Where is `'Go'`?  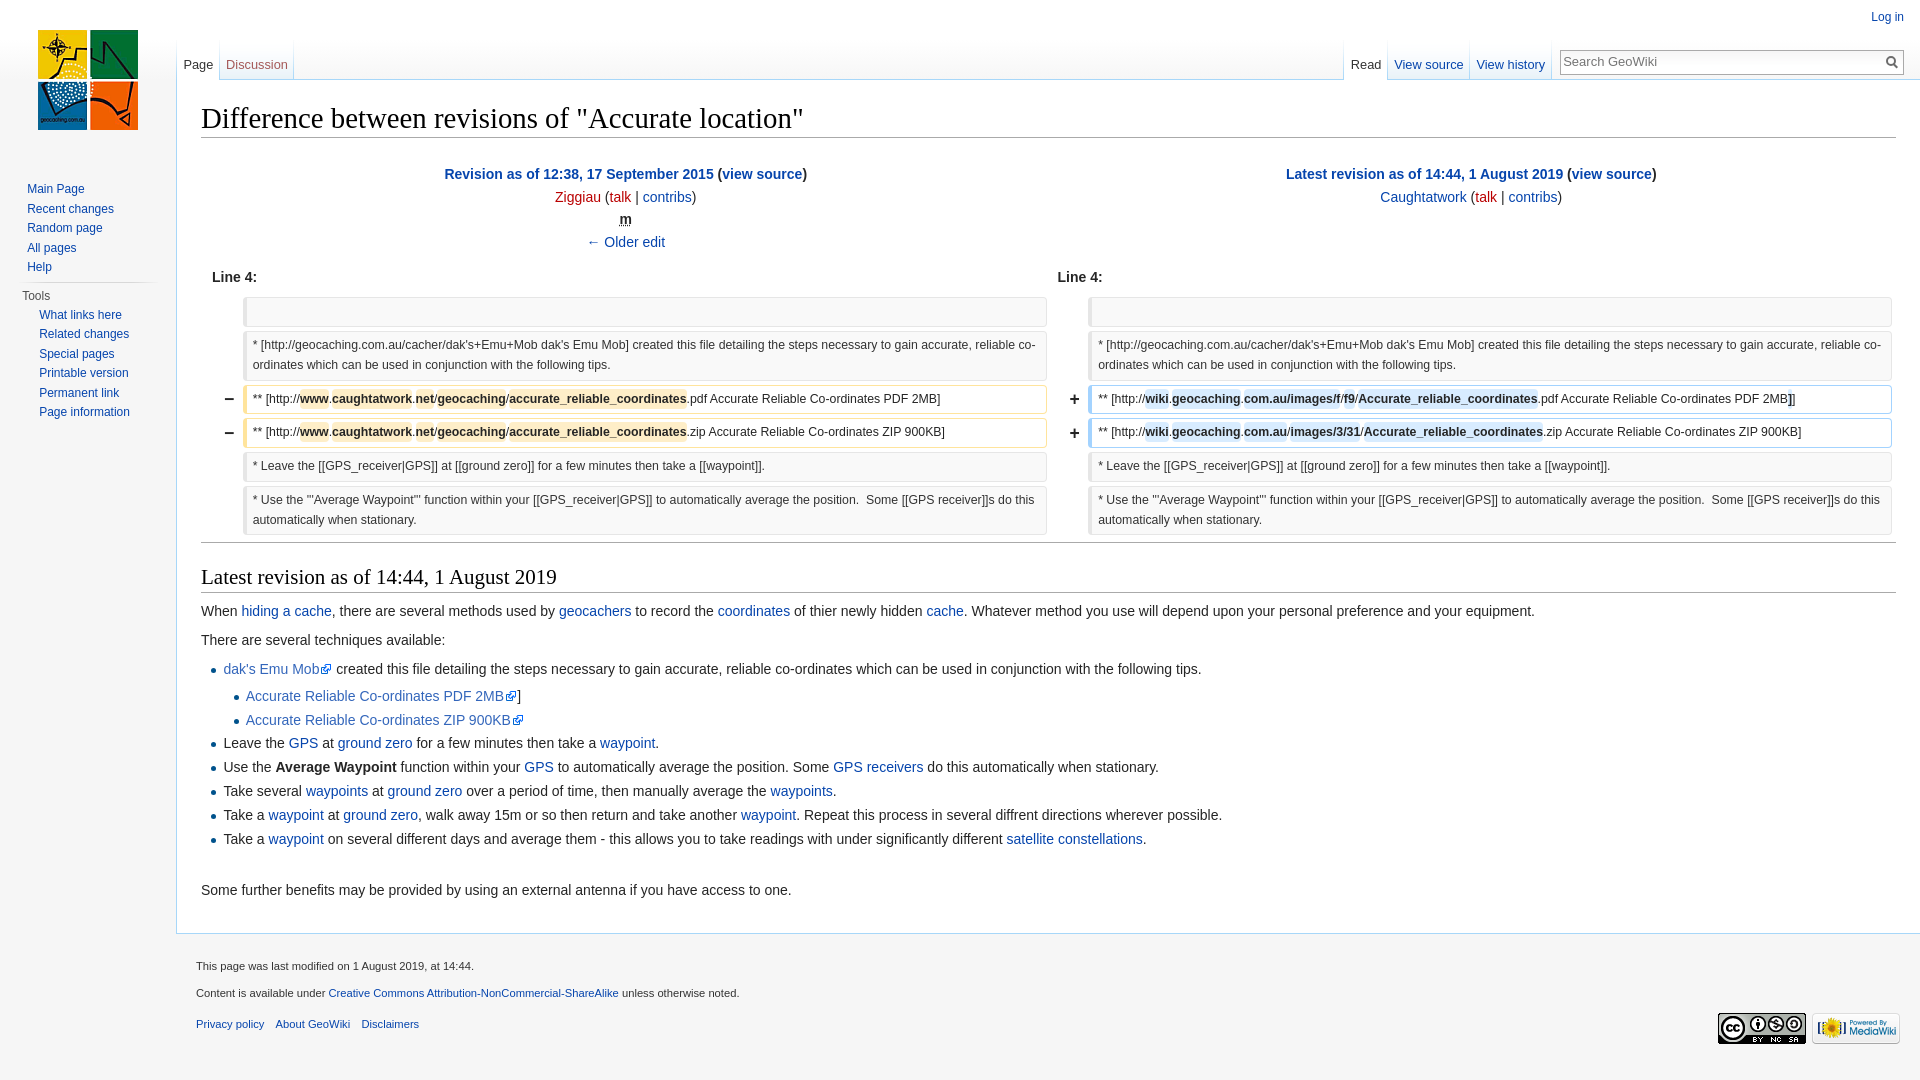 'Go' is located at coordinates (1890, 60).